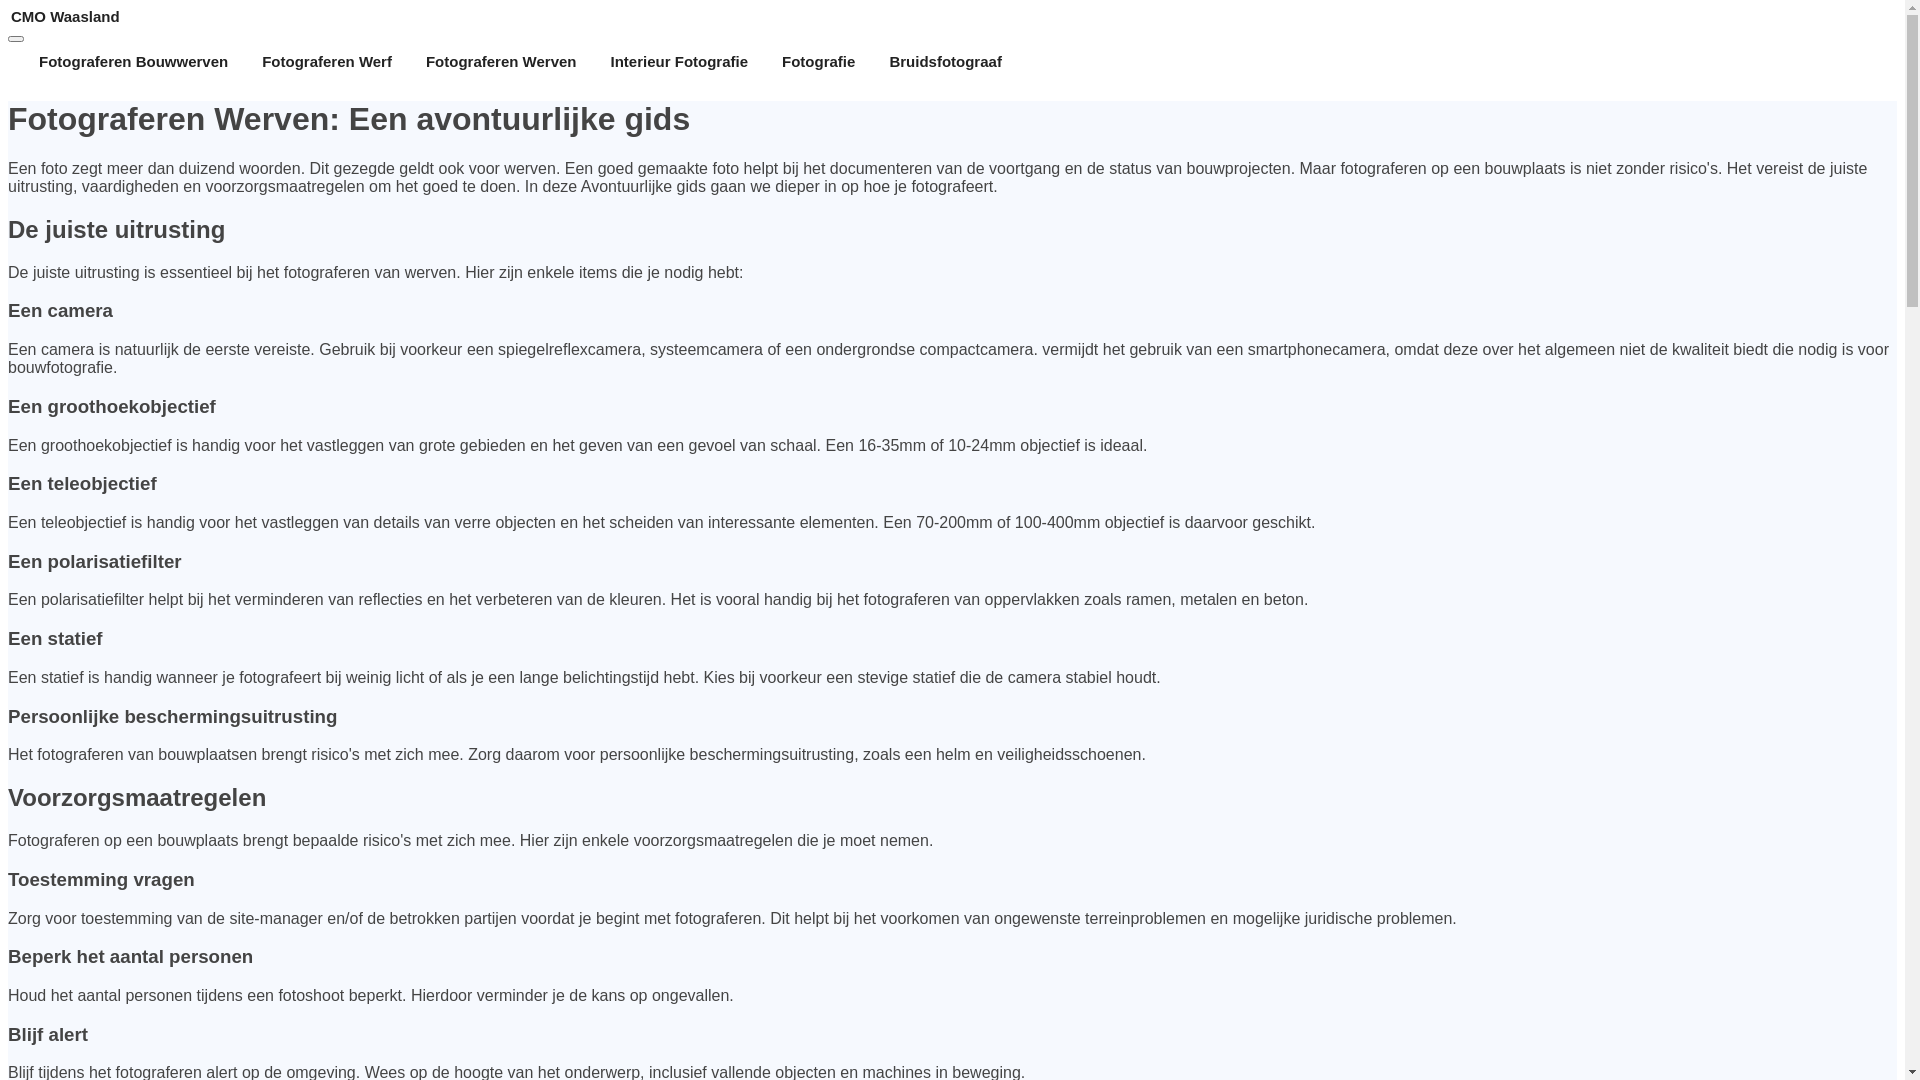 The height and width of the screenshot is (1080, 1920). I want to click on 'Fotograferen Werf', so click(326, 60).